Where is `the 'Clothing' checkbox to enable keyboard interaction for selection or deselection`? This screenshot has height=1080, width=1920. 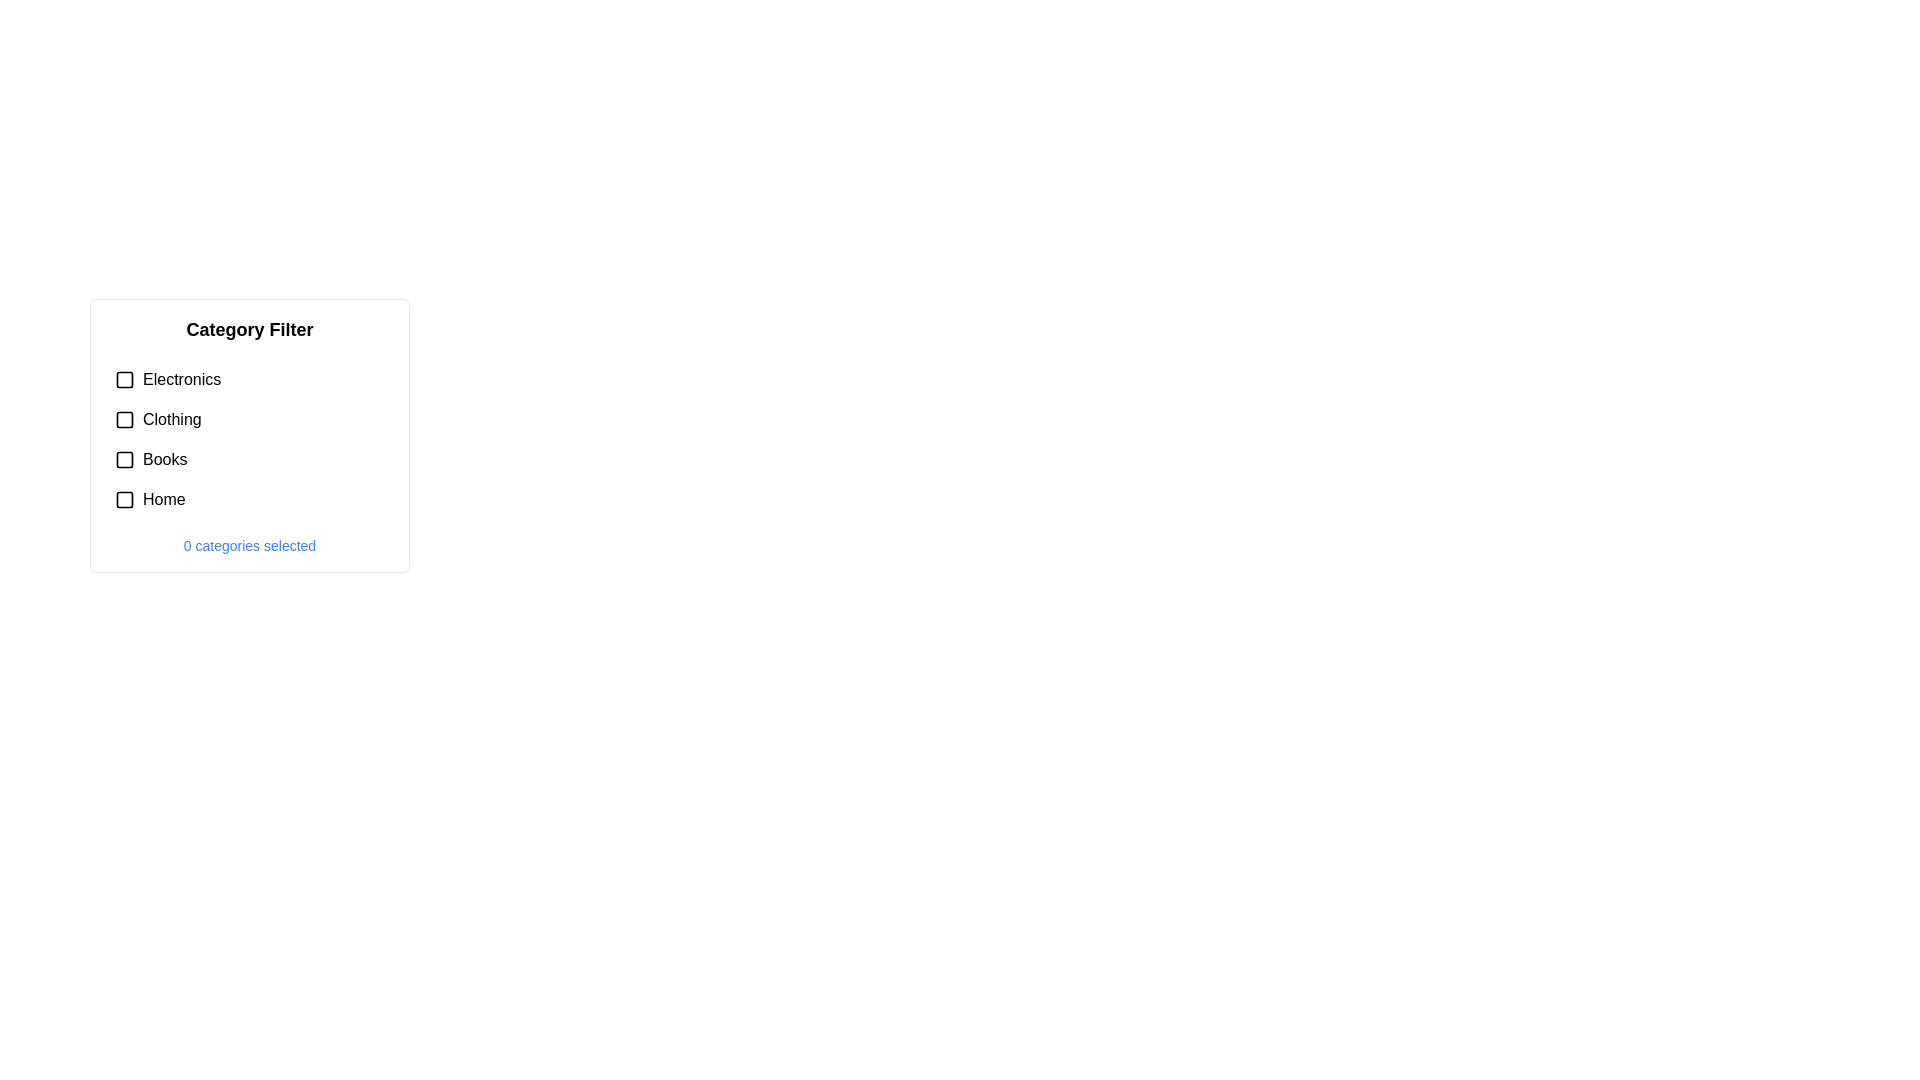 the 'Clothing' checkbox to enable keyboard interaction for selection or deselection is located at coordinates (123, 419).